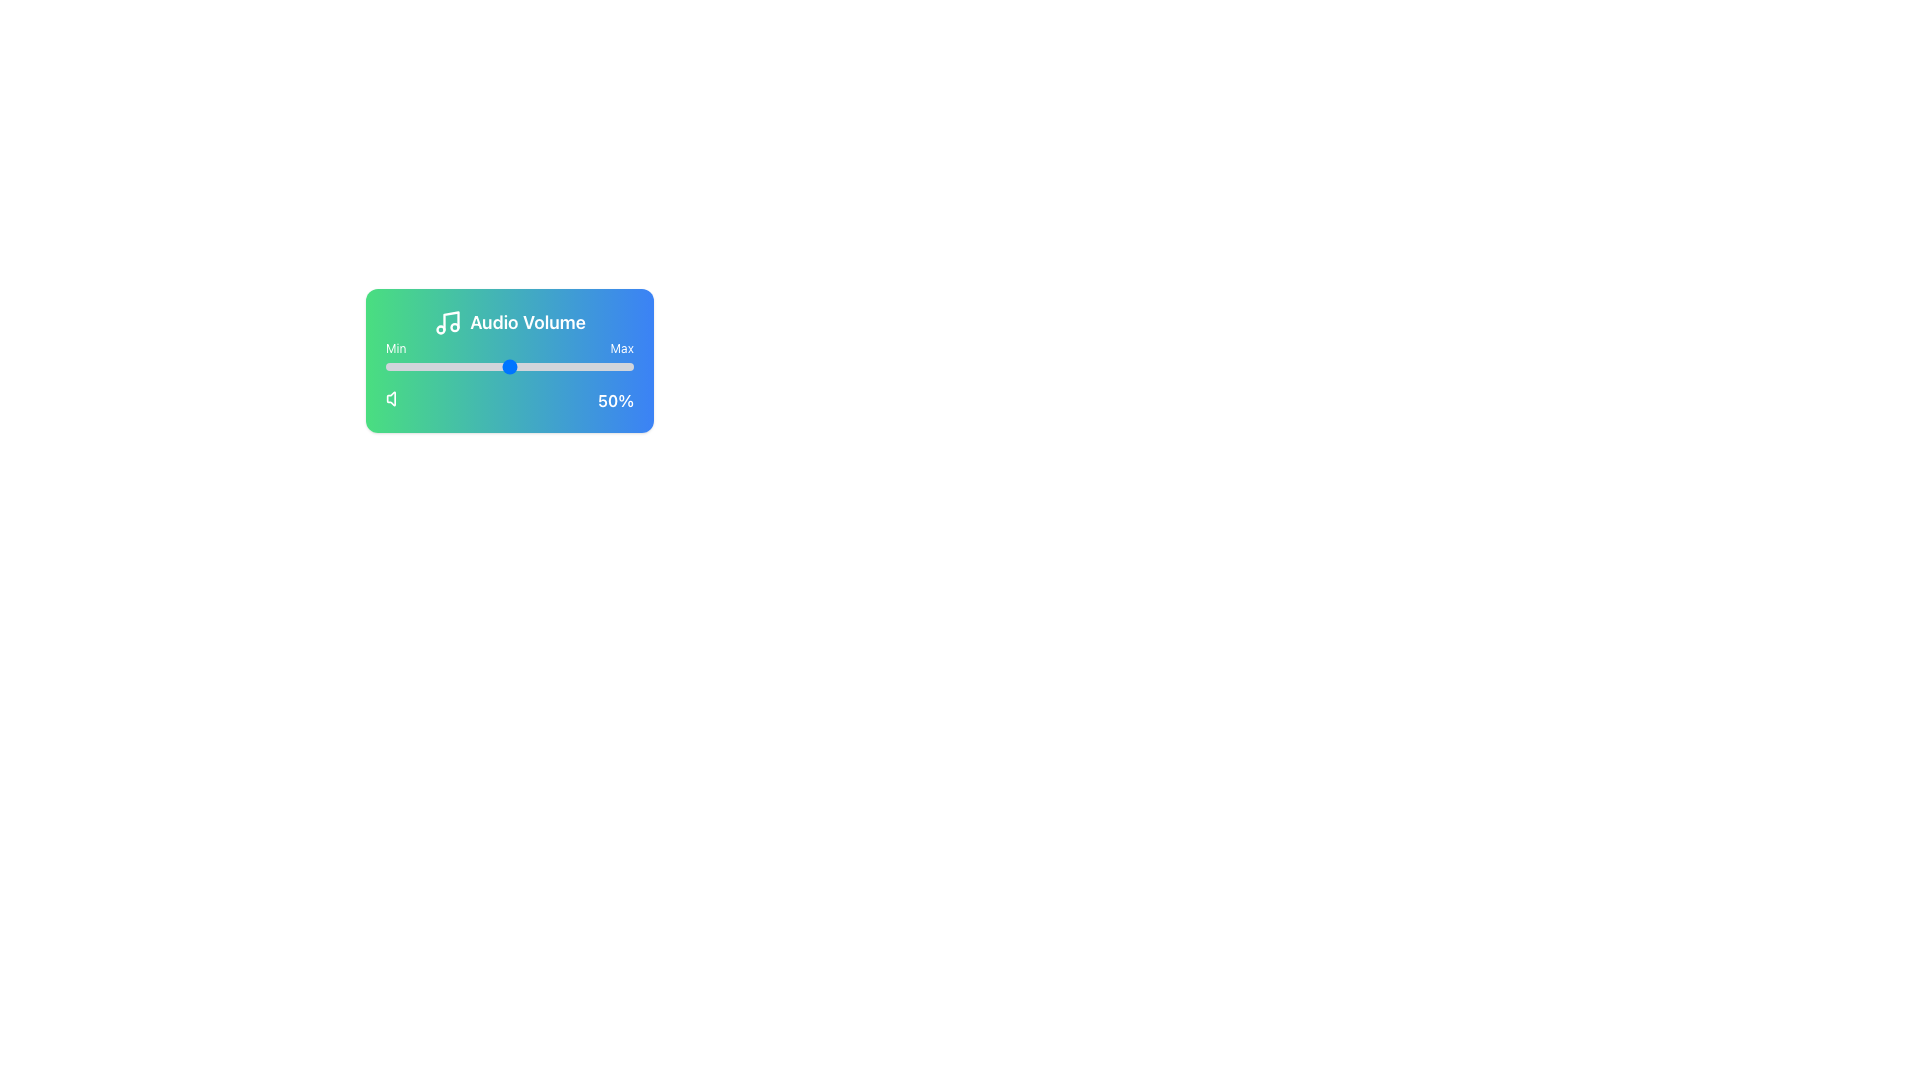 This screenshot has width=1920, height=1080. I want to click on the audio volume slider, so click(539, 366).